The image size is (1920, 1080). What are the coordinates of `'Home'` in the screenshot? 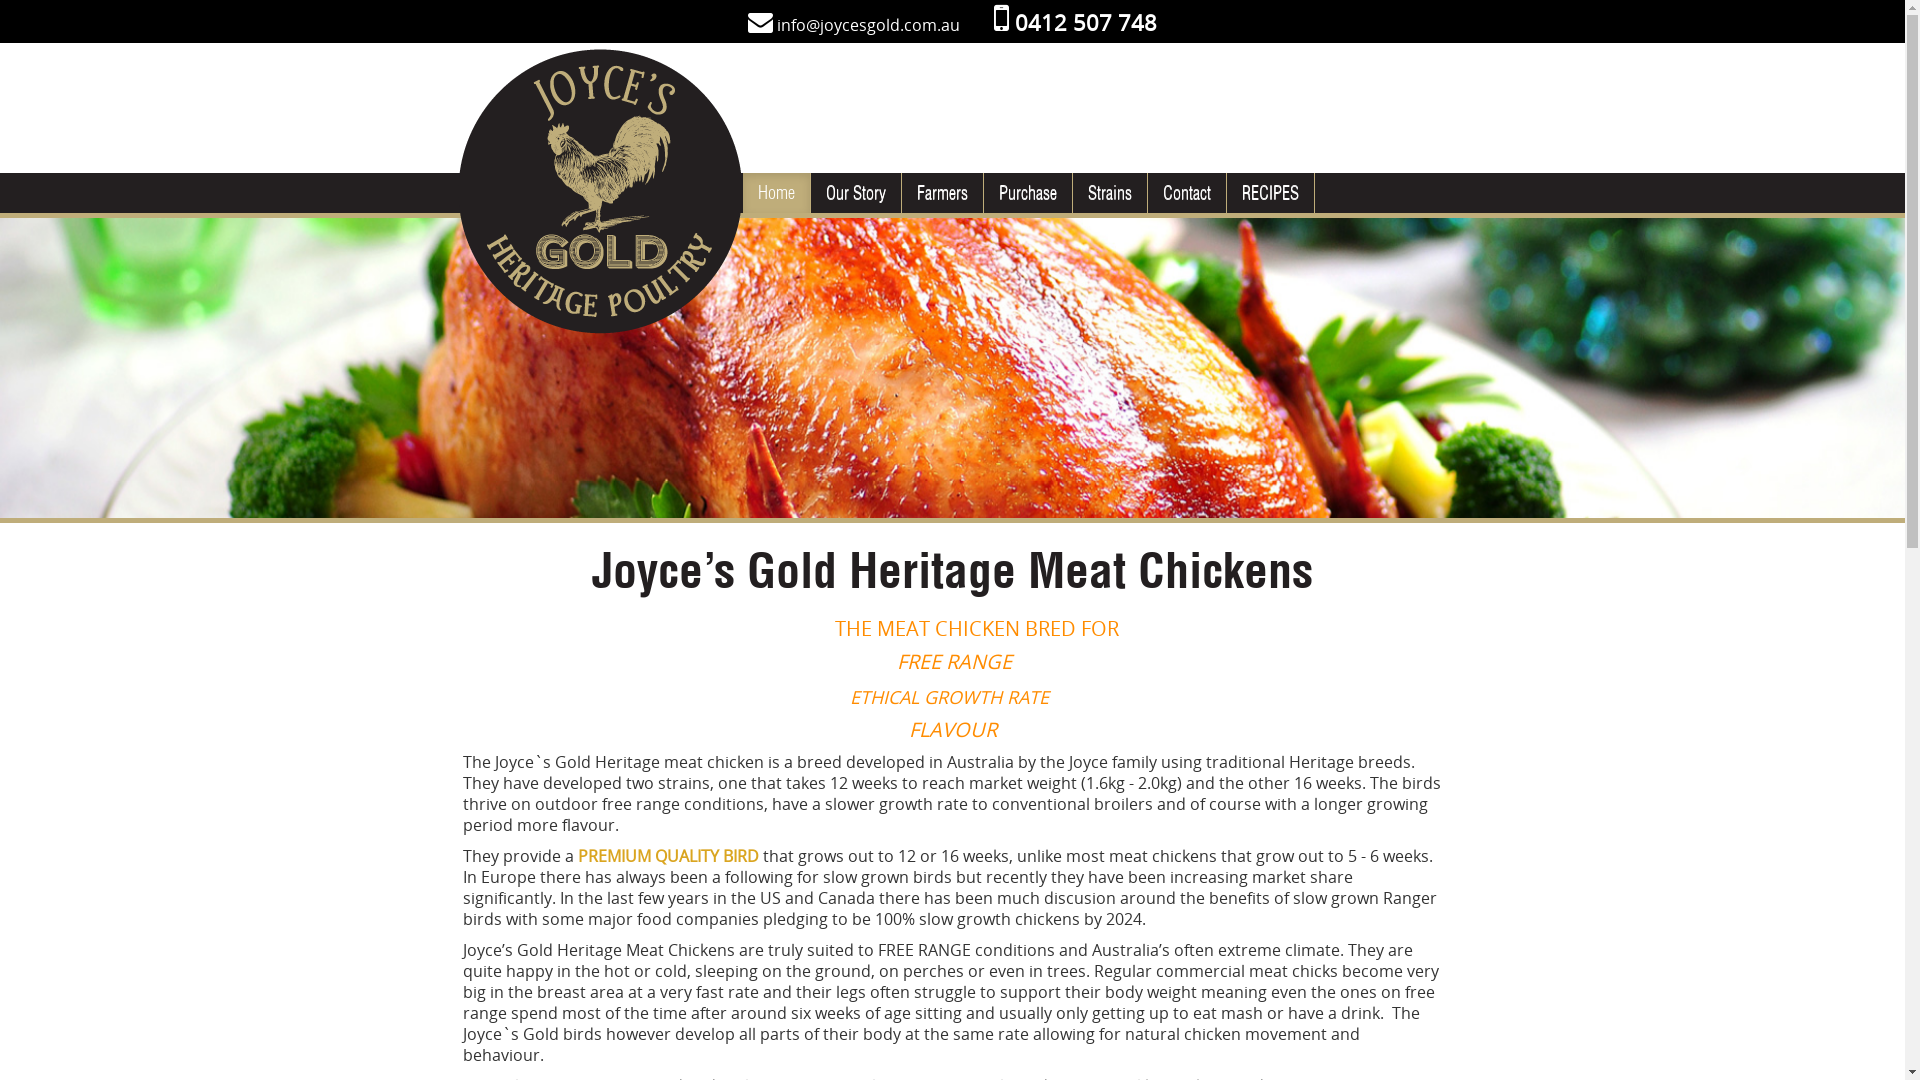 It's located at (741, 192).